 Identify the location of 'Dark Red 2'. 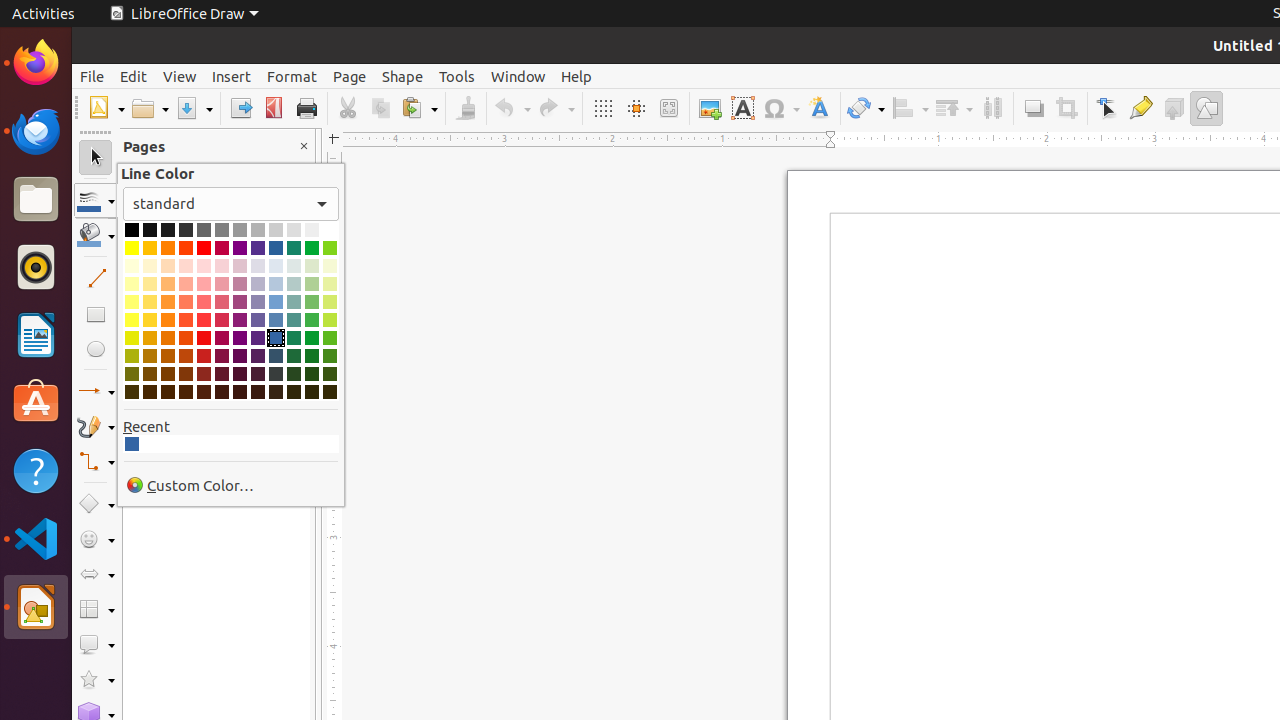
(204, 354).